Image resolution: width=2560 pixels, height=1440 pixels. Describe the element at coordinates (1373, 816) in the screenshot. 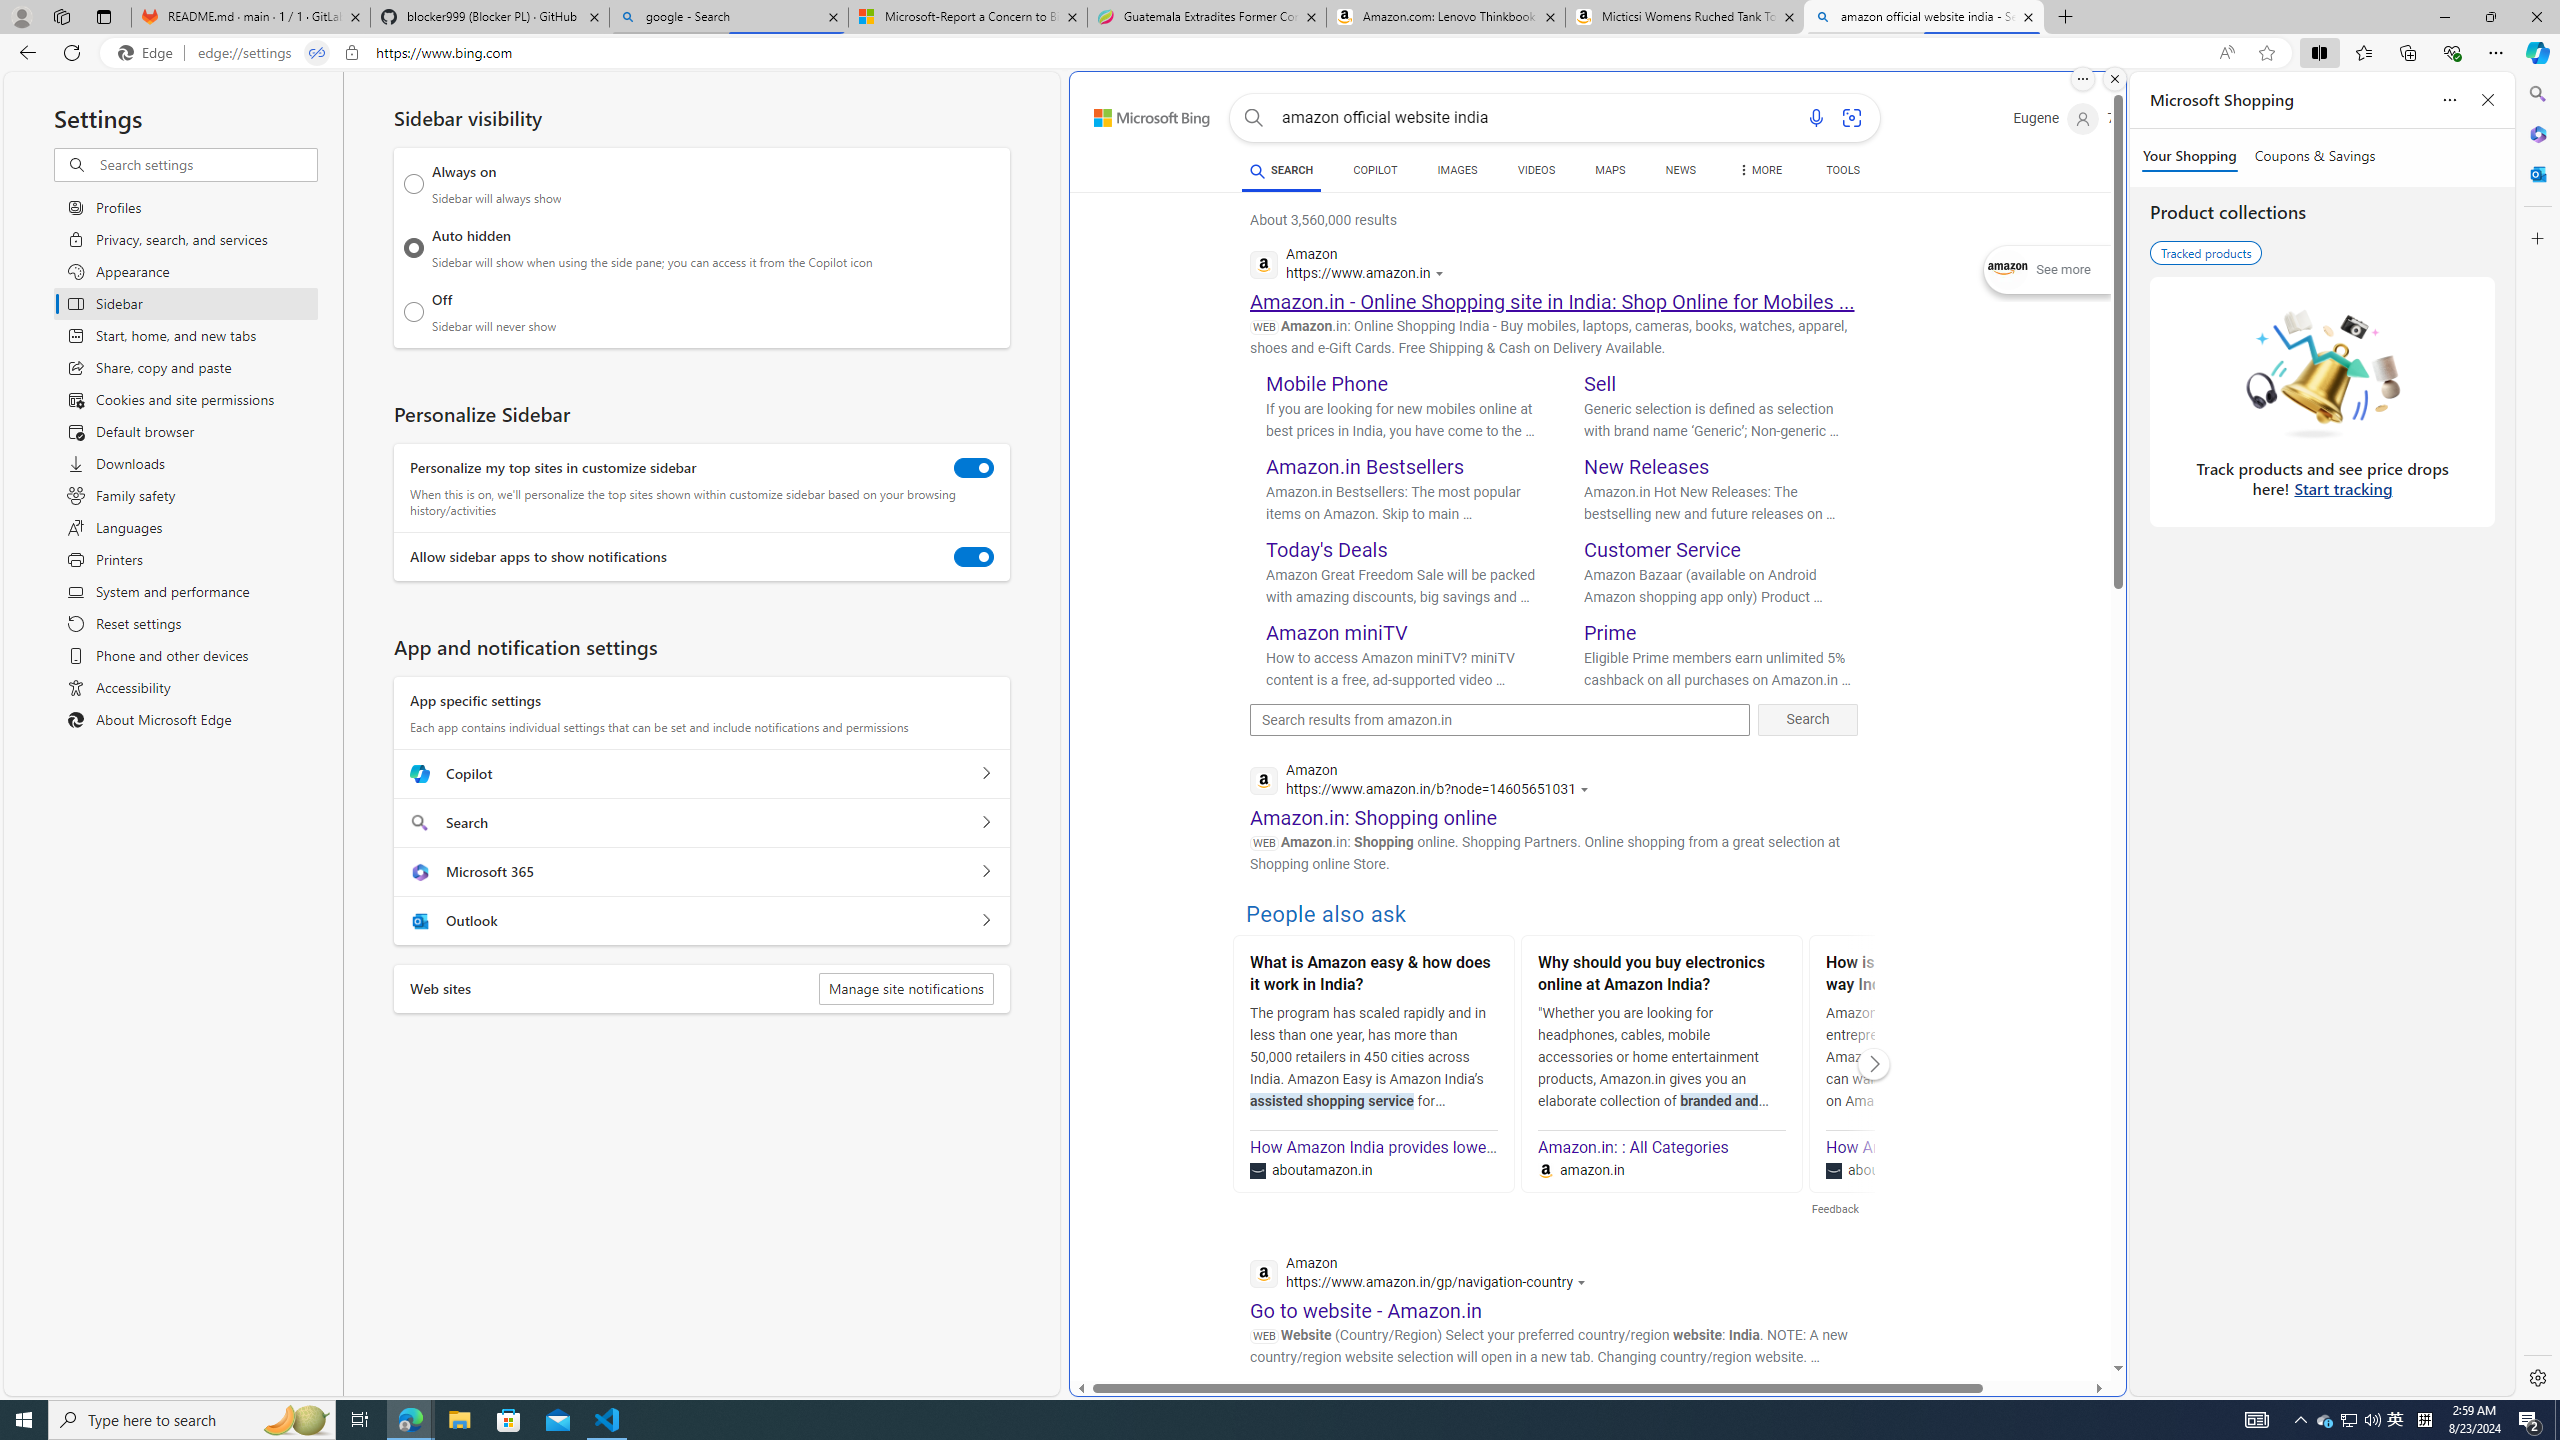

I see `'Amazon.in: Shopping online'` at that location.